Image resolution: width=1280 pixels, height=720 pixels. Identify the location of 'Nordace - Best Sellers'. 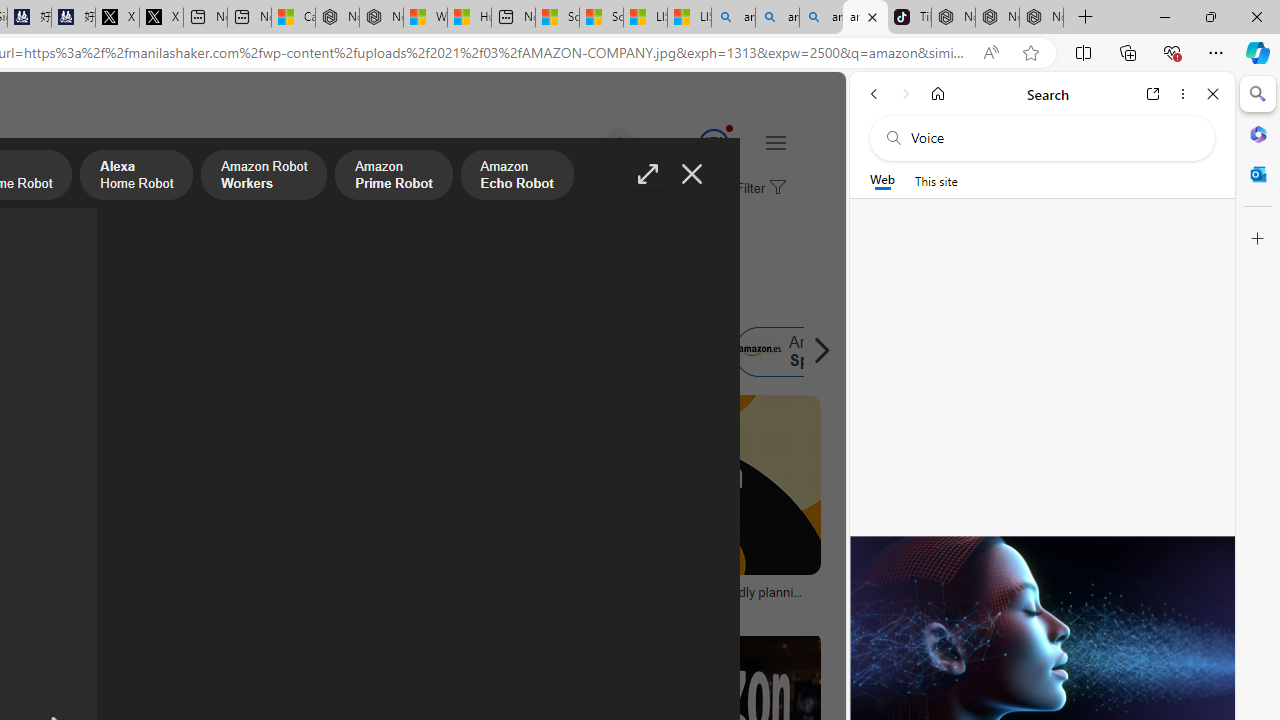
(952, 17).